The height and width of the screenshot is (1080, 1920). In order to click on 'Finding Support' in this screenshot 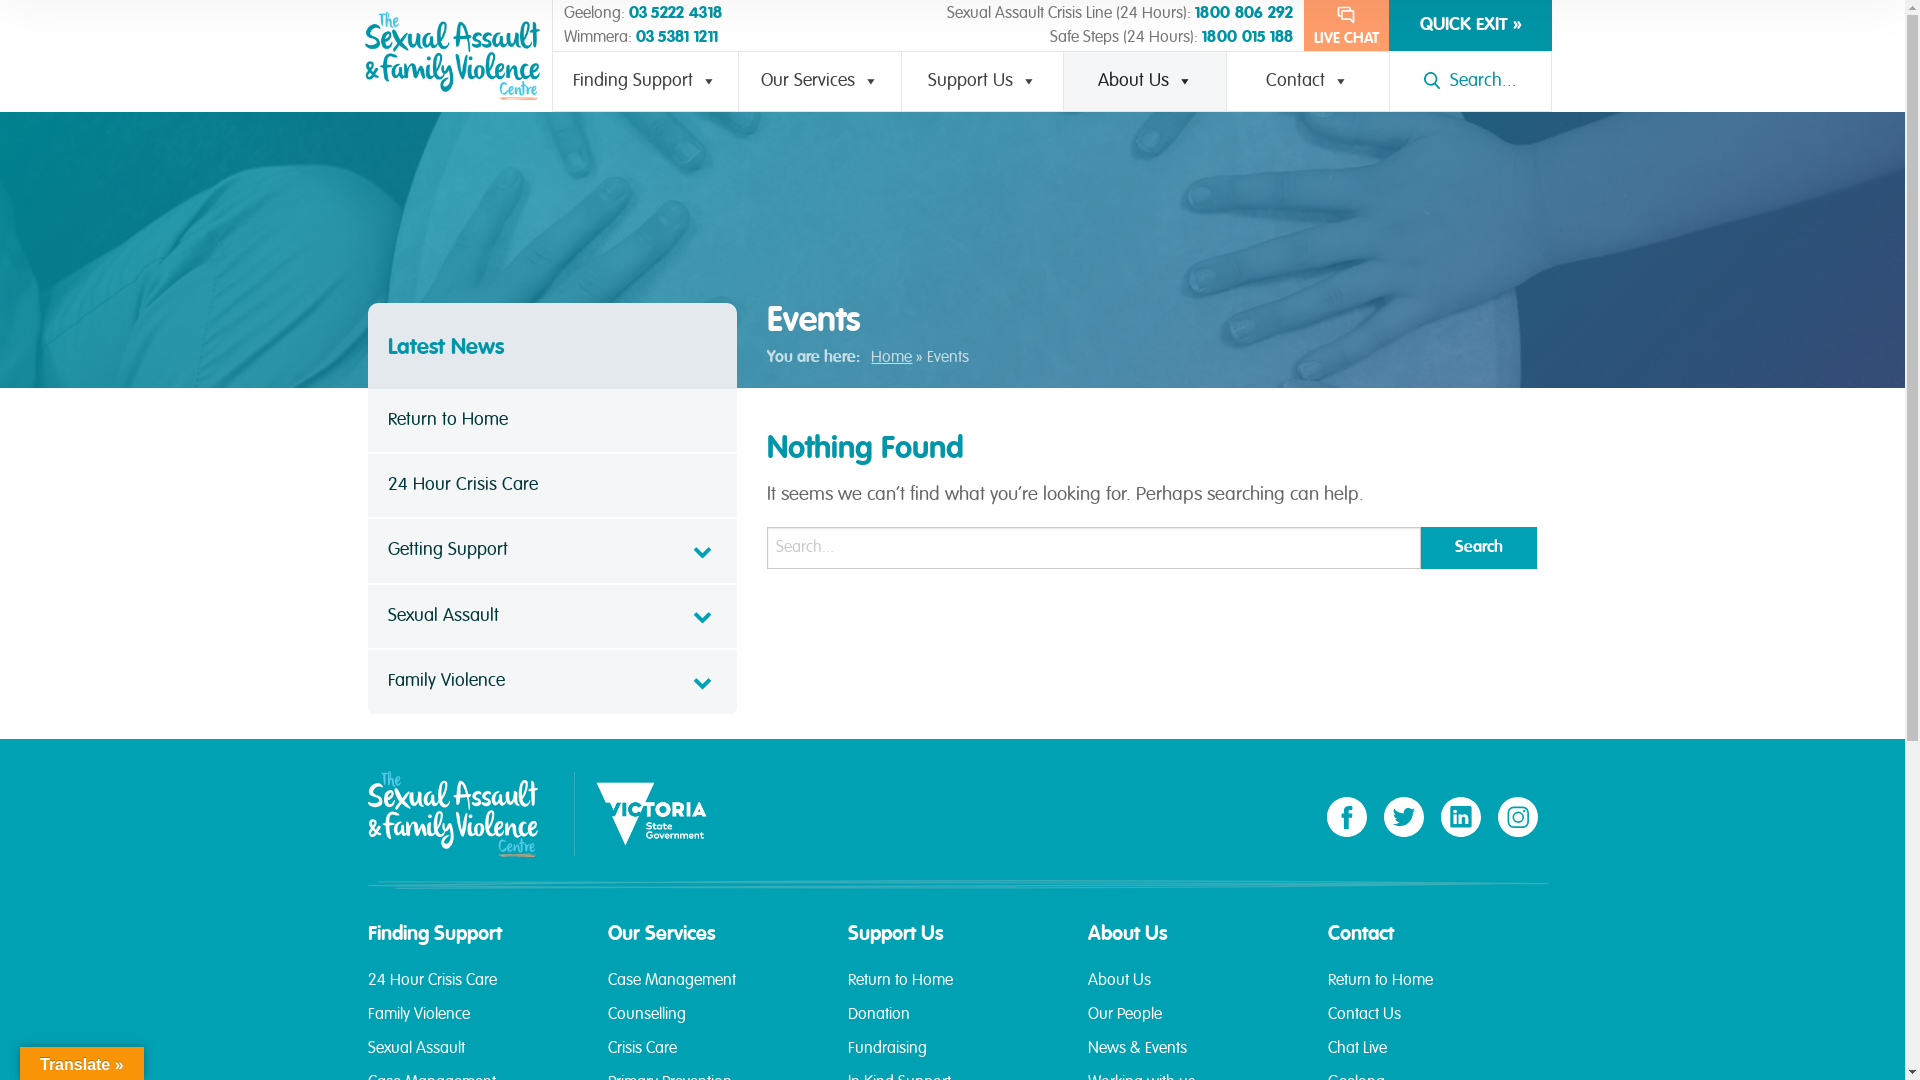, I will do `click(646, 80)`.